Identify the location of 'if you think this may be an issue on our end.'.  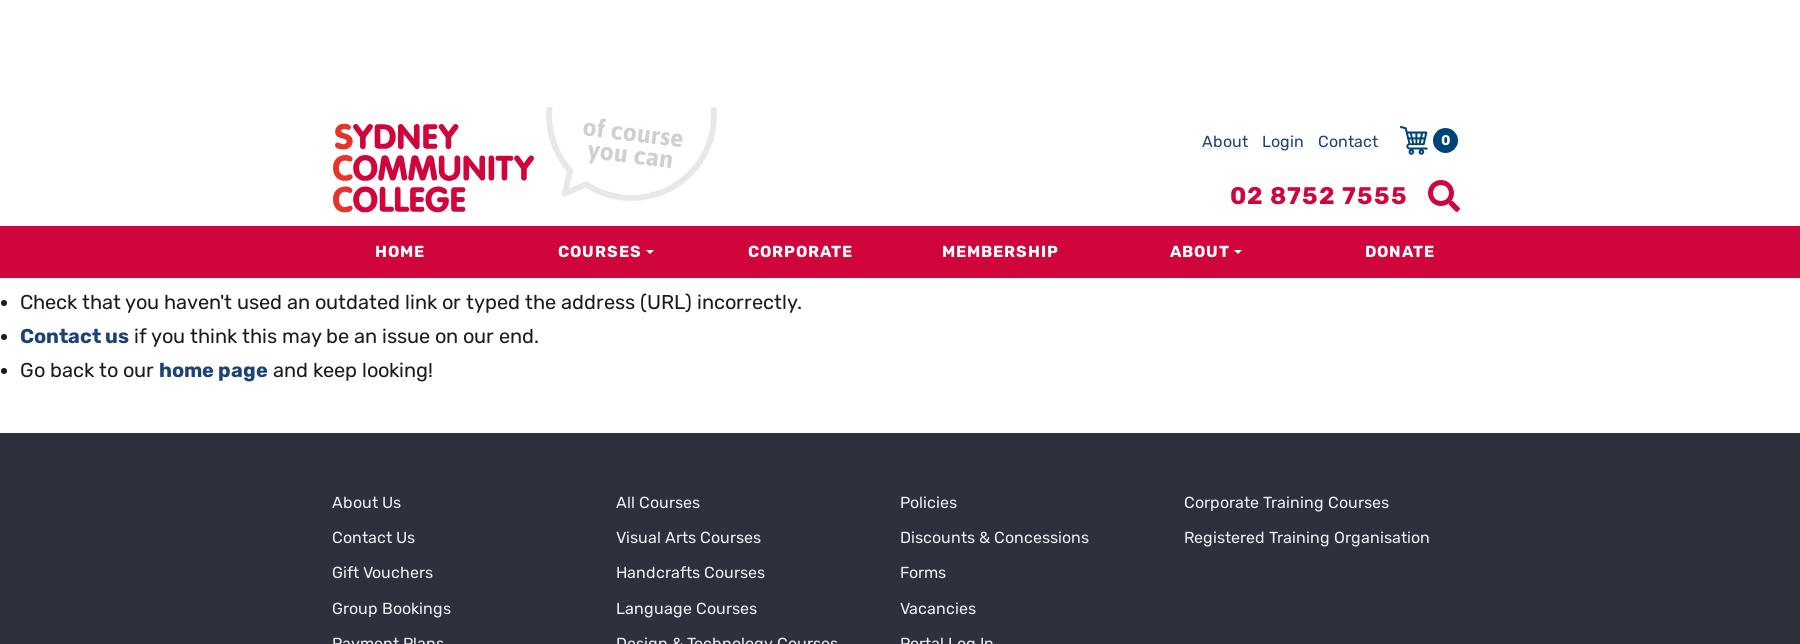
(333, 56).